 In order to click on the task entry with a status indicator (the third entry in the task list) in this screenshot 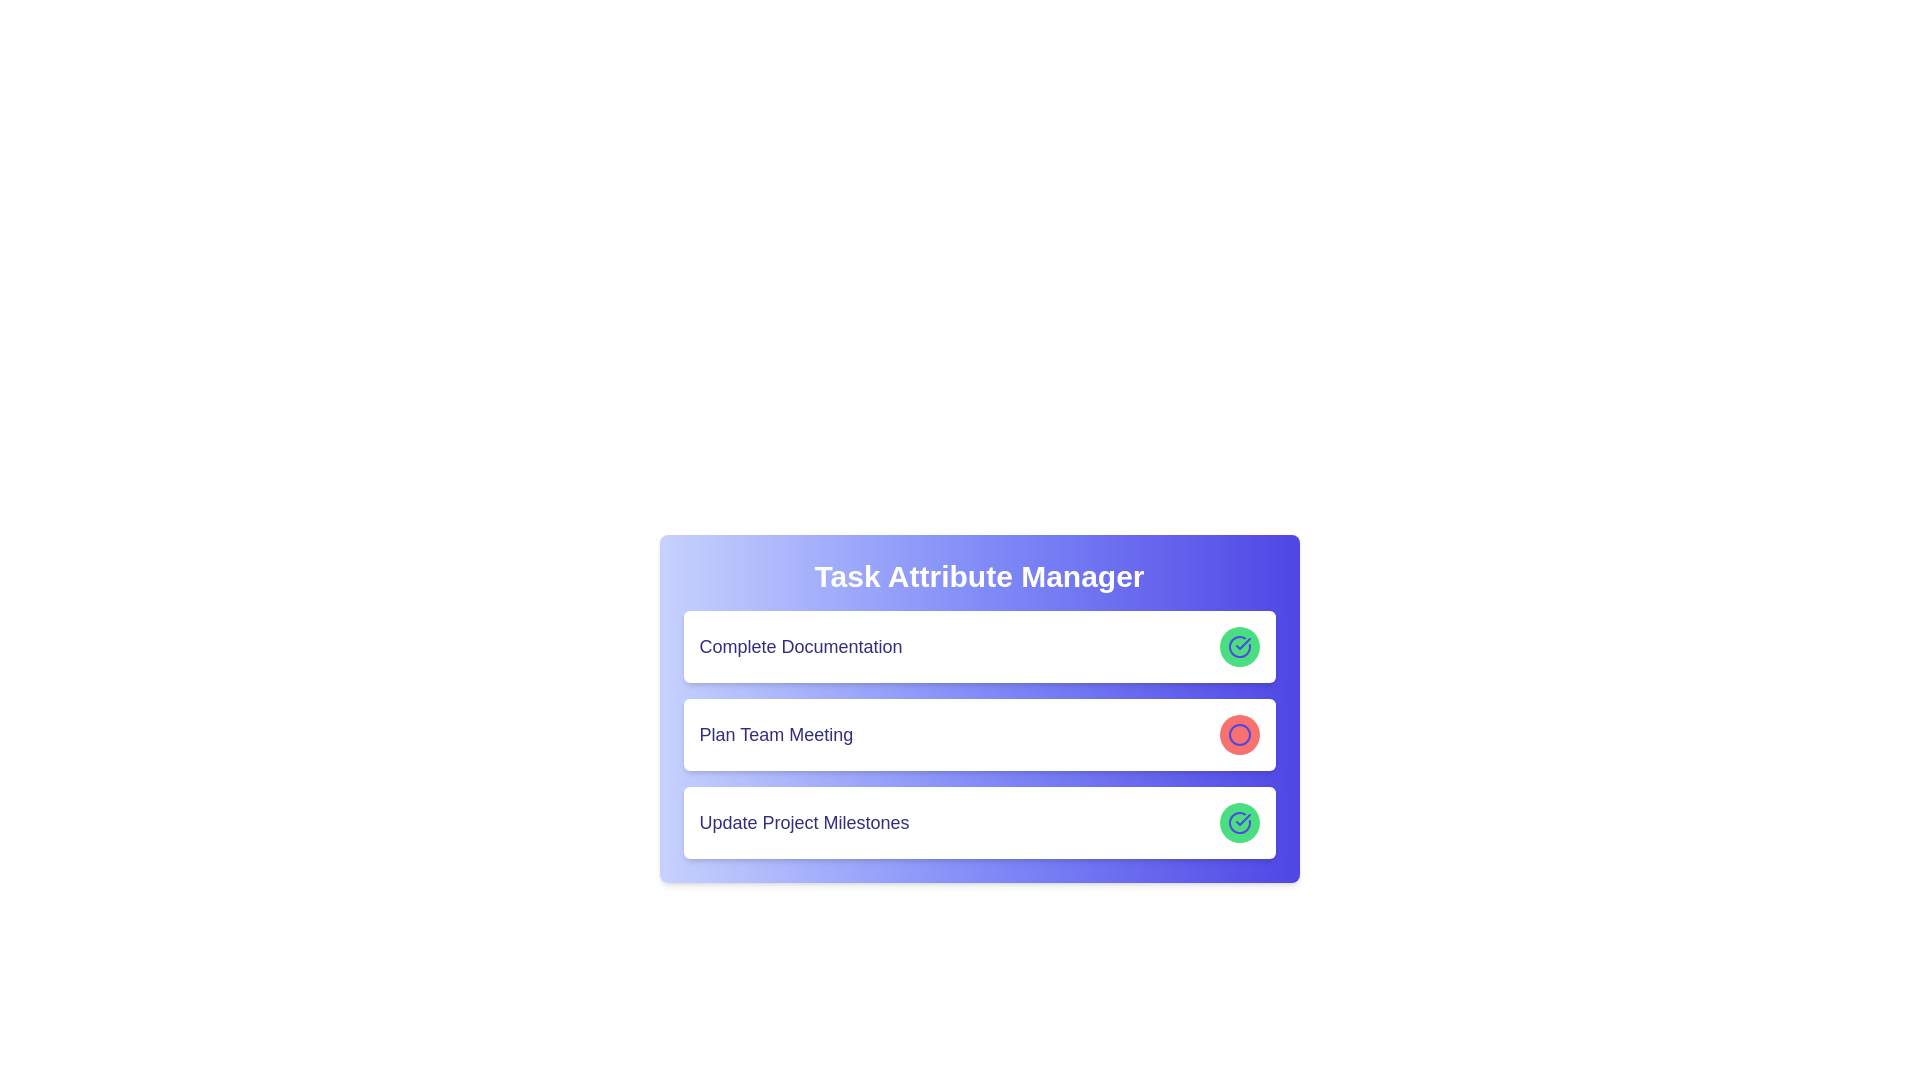, I will do `click(979, 822)`.